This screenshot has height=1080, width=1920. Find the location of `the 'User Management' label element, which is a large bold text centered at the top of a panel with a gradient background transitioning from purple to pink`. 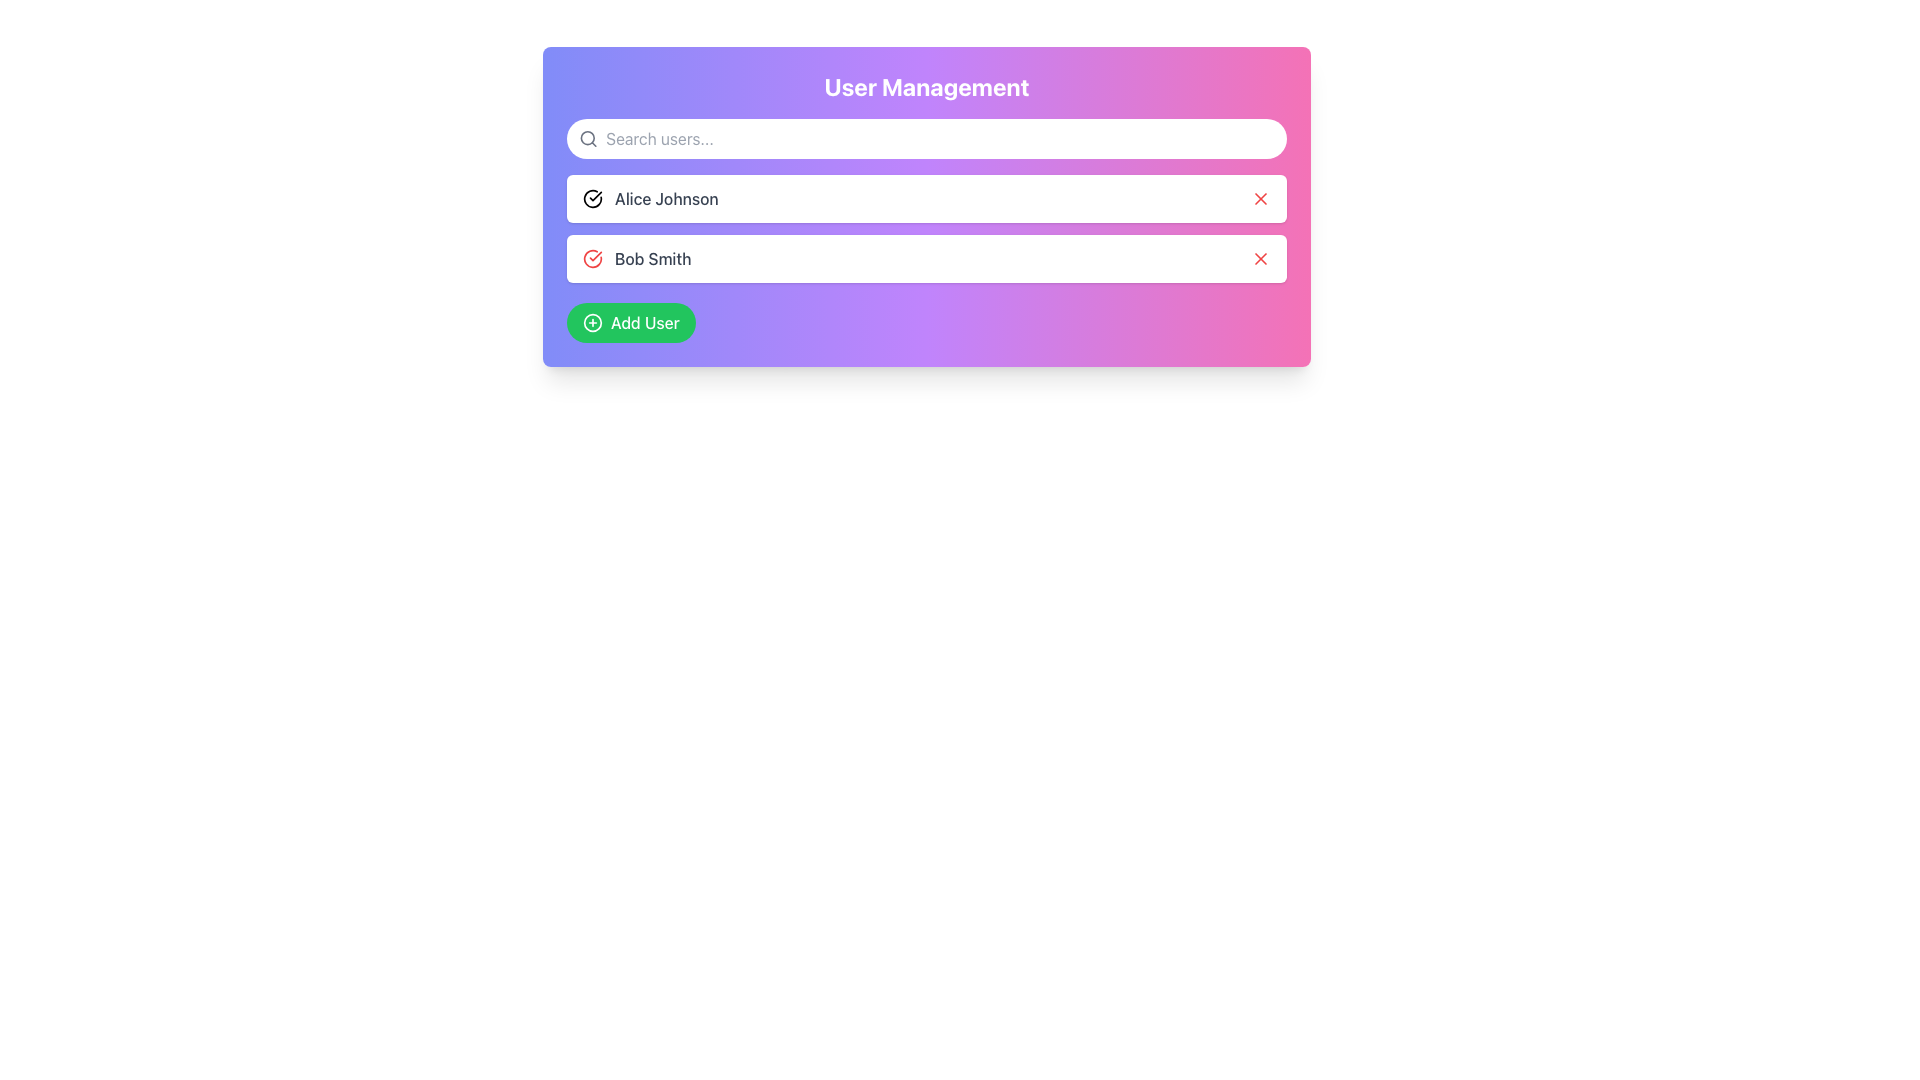

the 'User Management' label element, which is a large bold text centered at the top of a panel with a gradient background transitioning from purple to pink is located at coordinates (925, 86).